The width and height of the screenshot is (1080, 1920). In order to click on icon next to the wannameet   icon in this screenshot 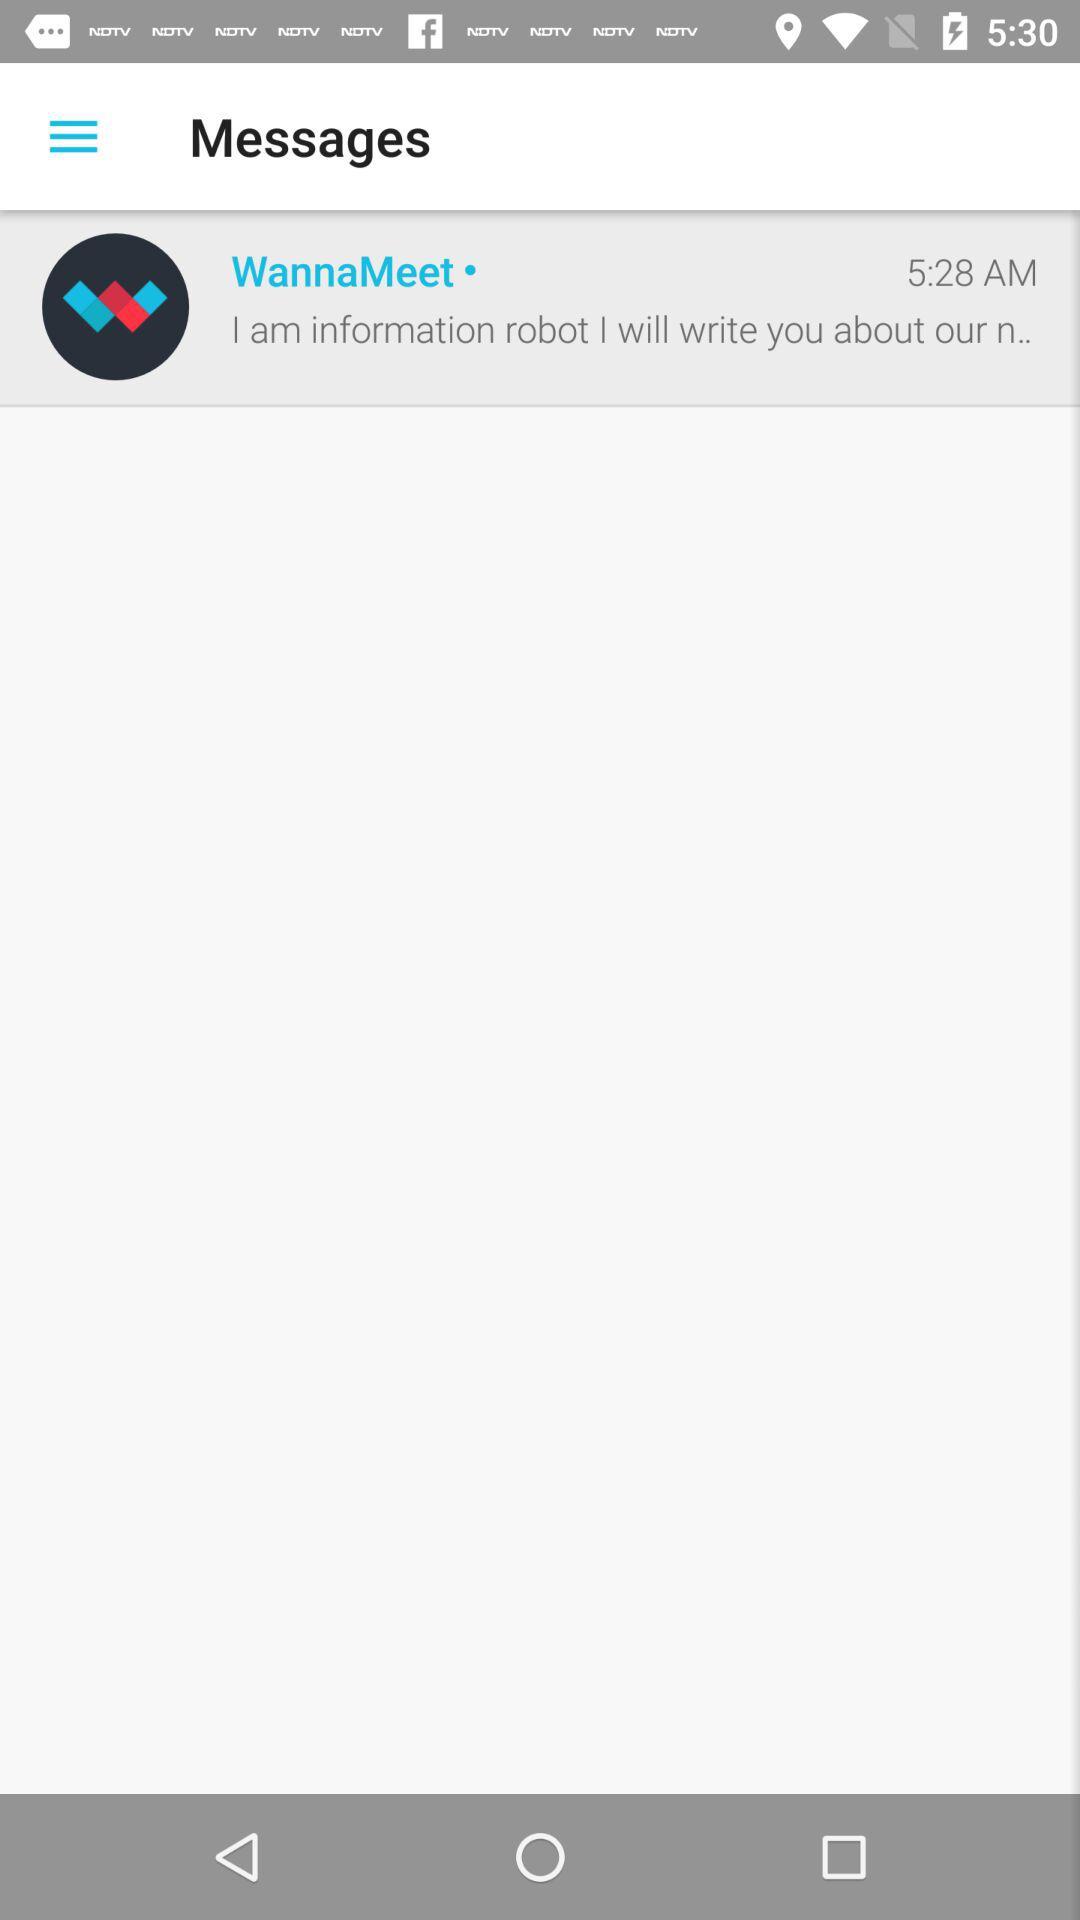, I will do `click(971, 270)`.